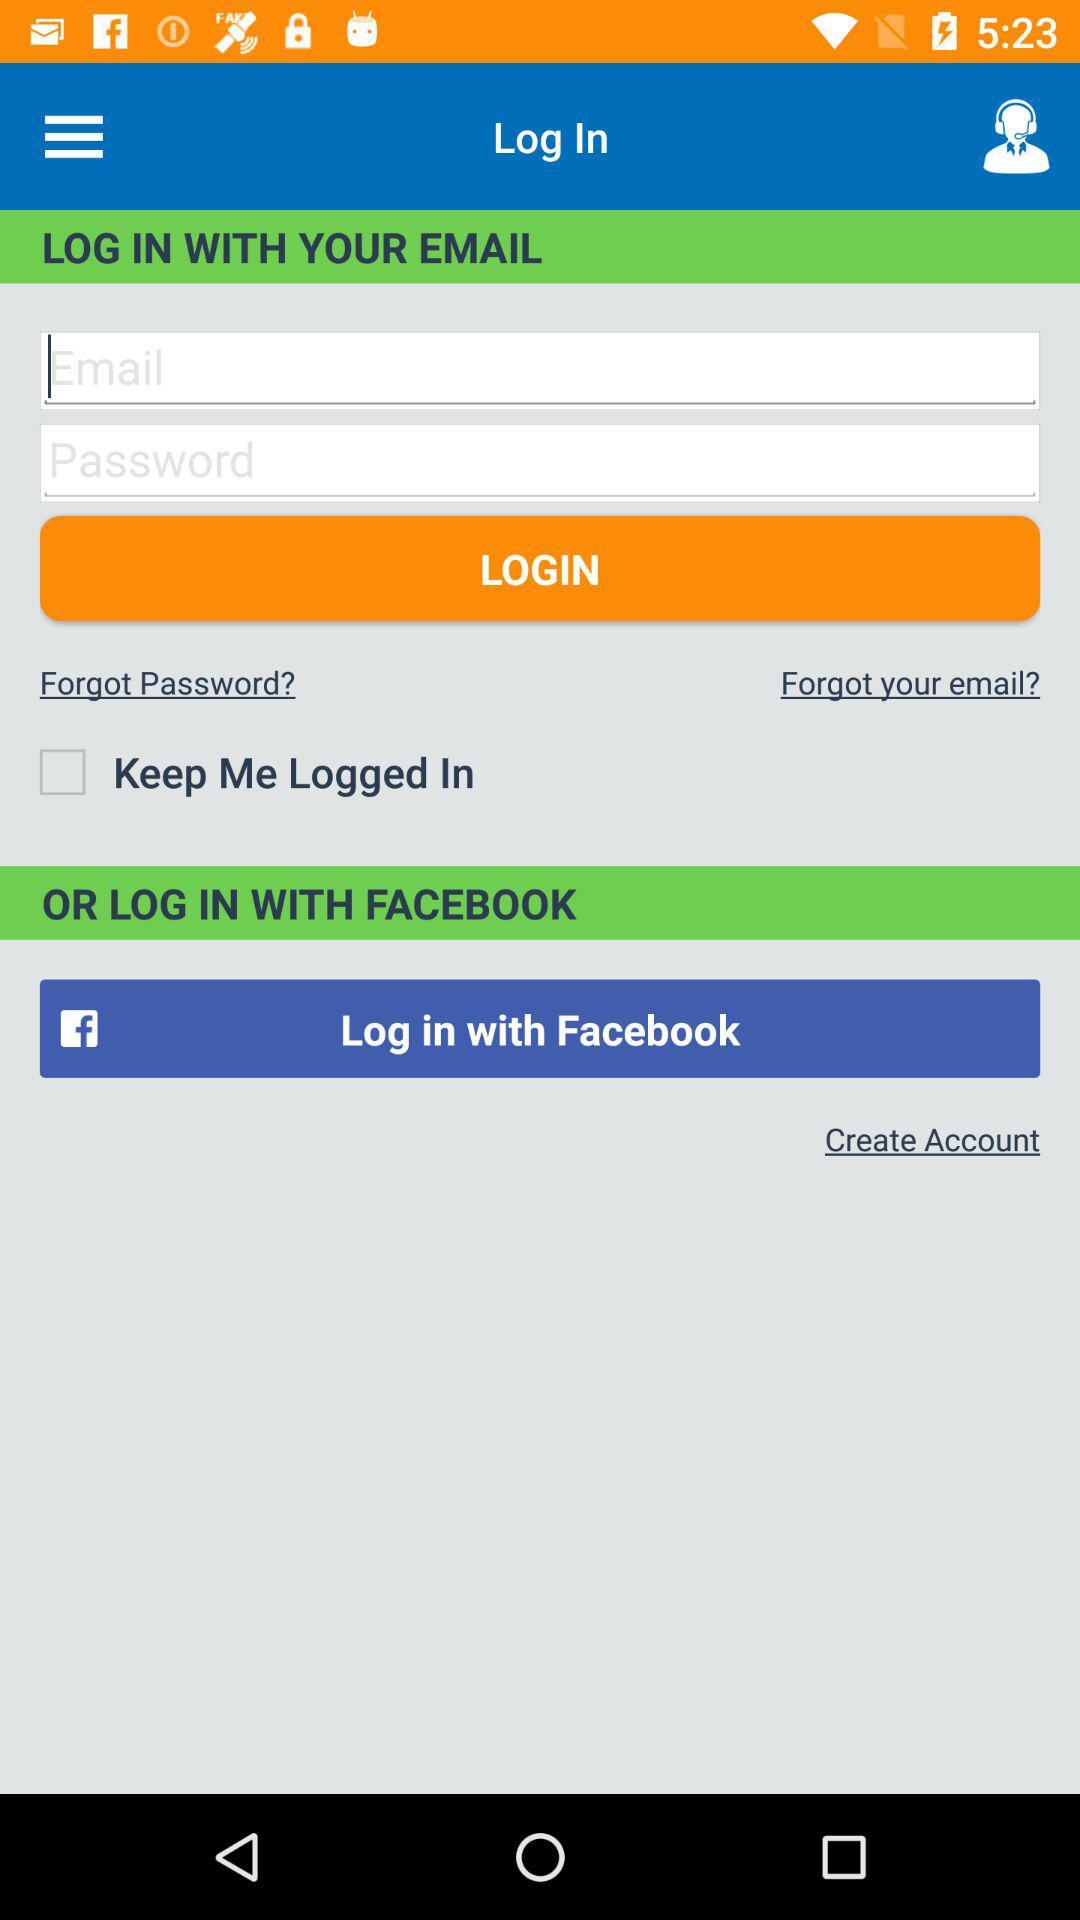 Image resolution: width=1080 pixels, height=1920 pixels. Describe the element at coordinates (1017, 135) in the screenshot. I see `item at the top right corner` at that location.